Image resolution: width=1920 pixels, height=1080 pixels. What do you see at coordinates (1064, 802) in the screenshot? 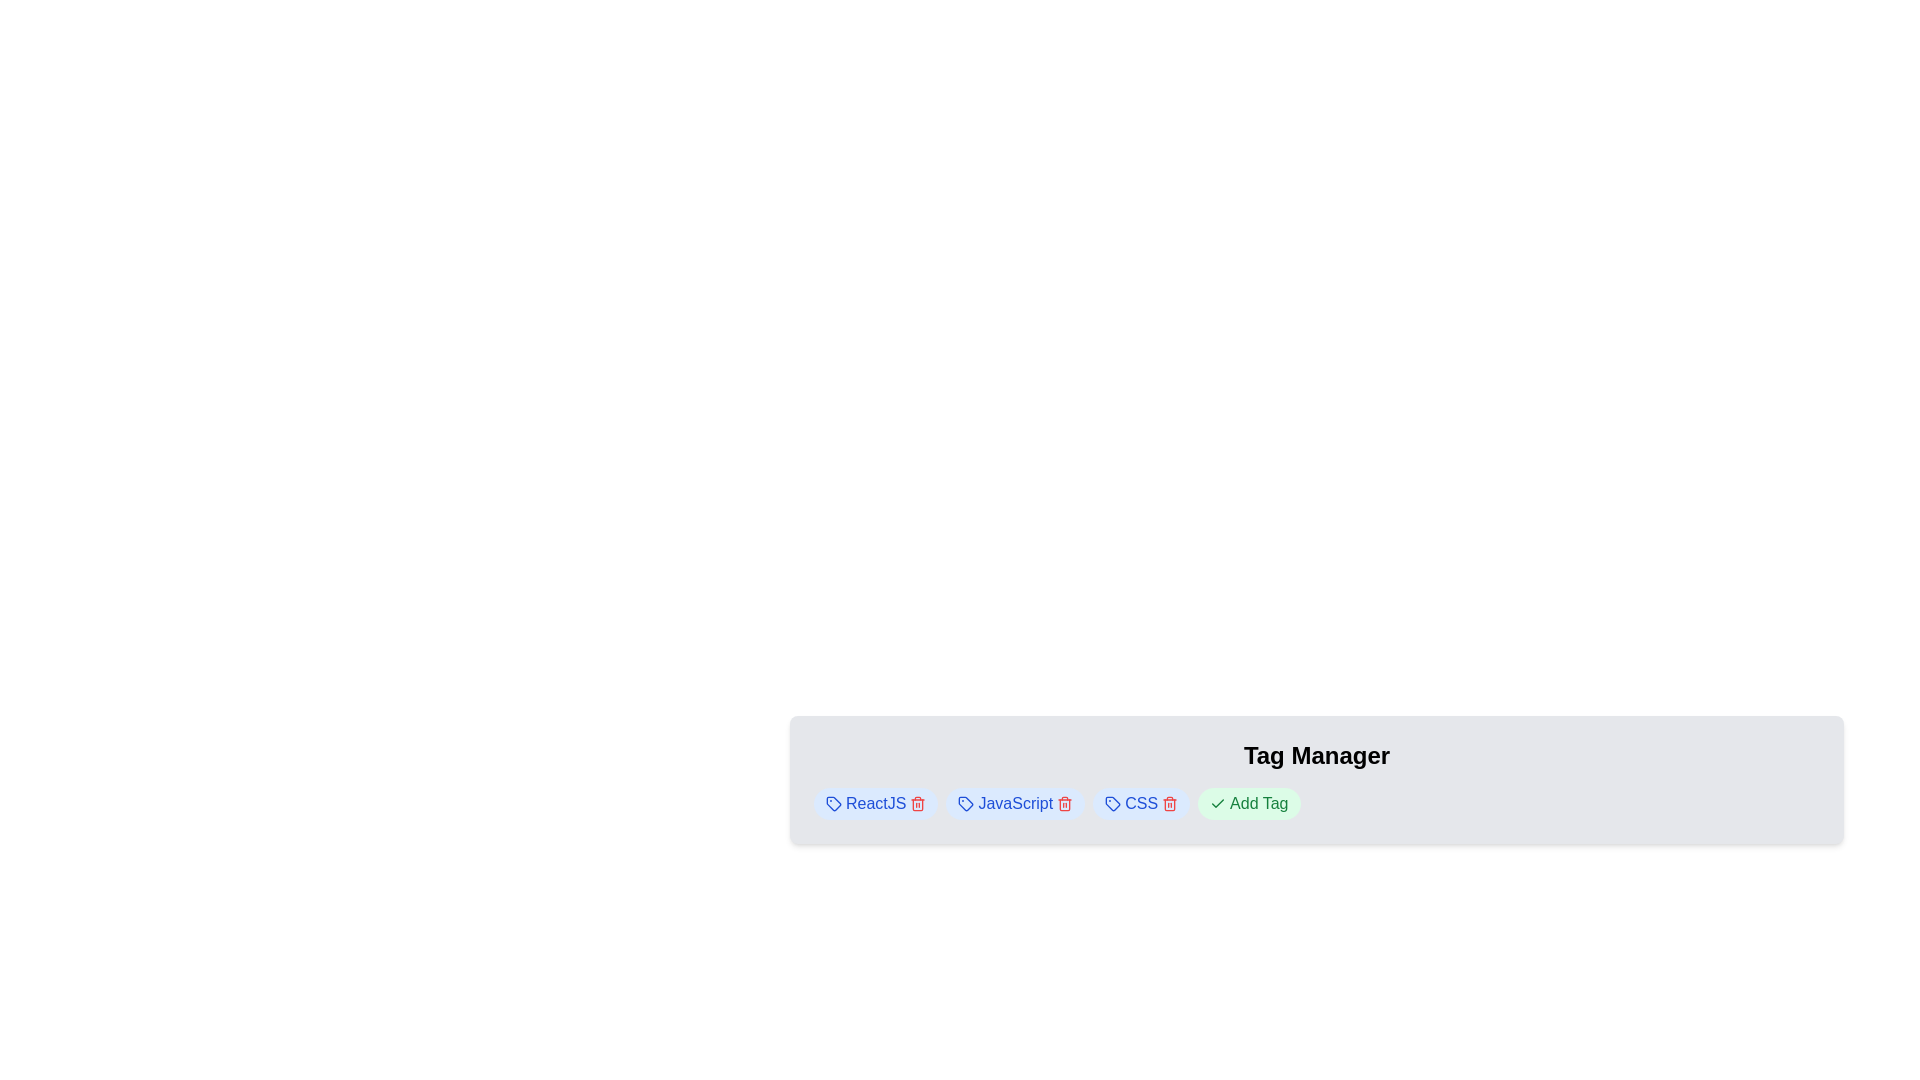
I see `the red trash can icon button located to the right of the 'JavaScript' label` at bounding box center [1064, 802].